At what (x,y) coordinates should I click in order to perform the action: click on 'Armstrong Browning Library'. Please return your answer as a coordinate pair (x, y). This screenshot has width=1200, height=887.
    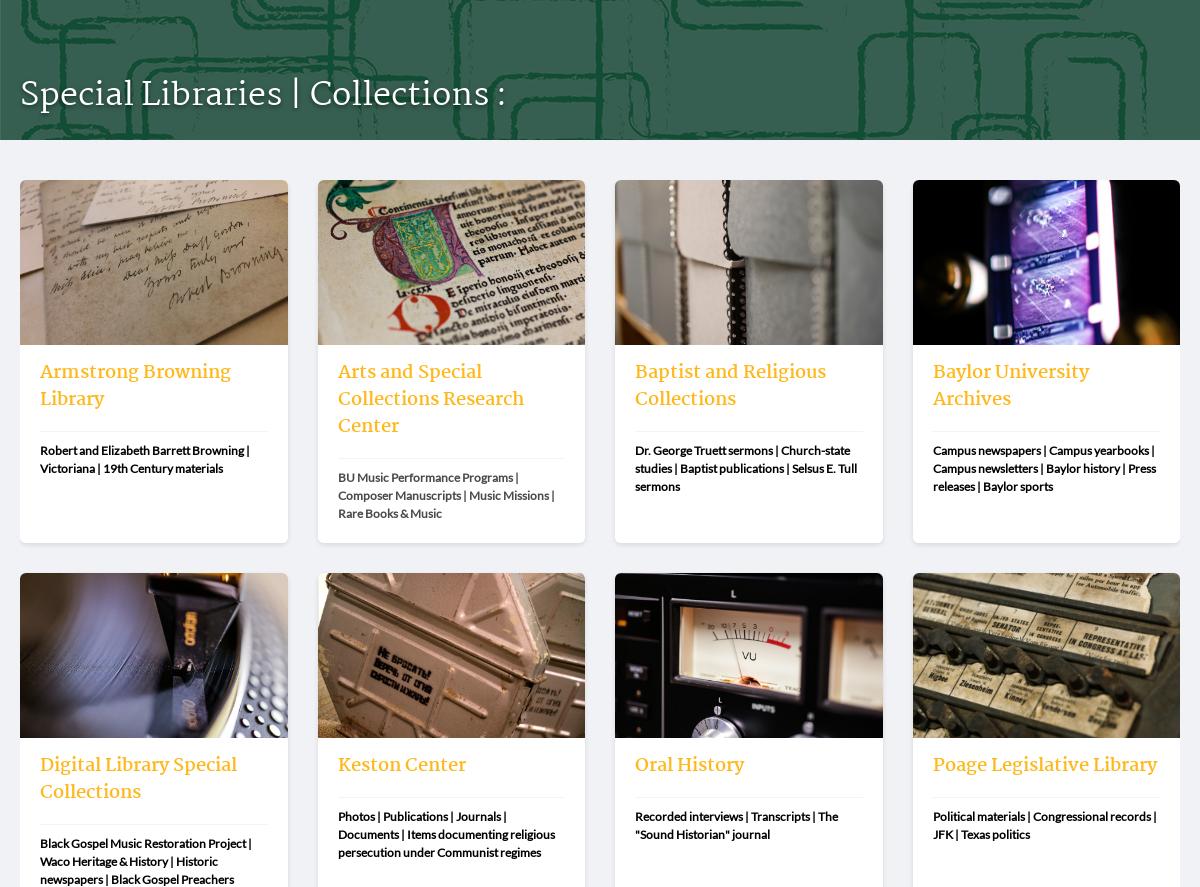
    Looking at the image, I should click on (135, 384).